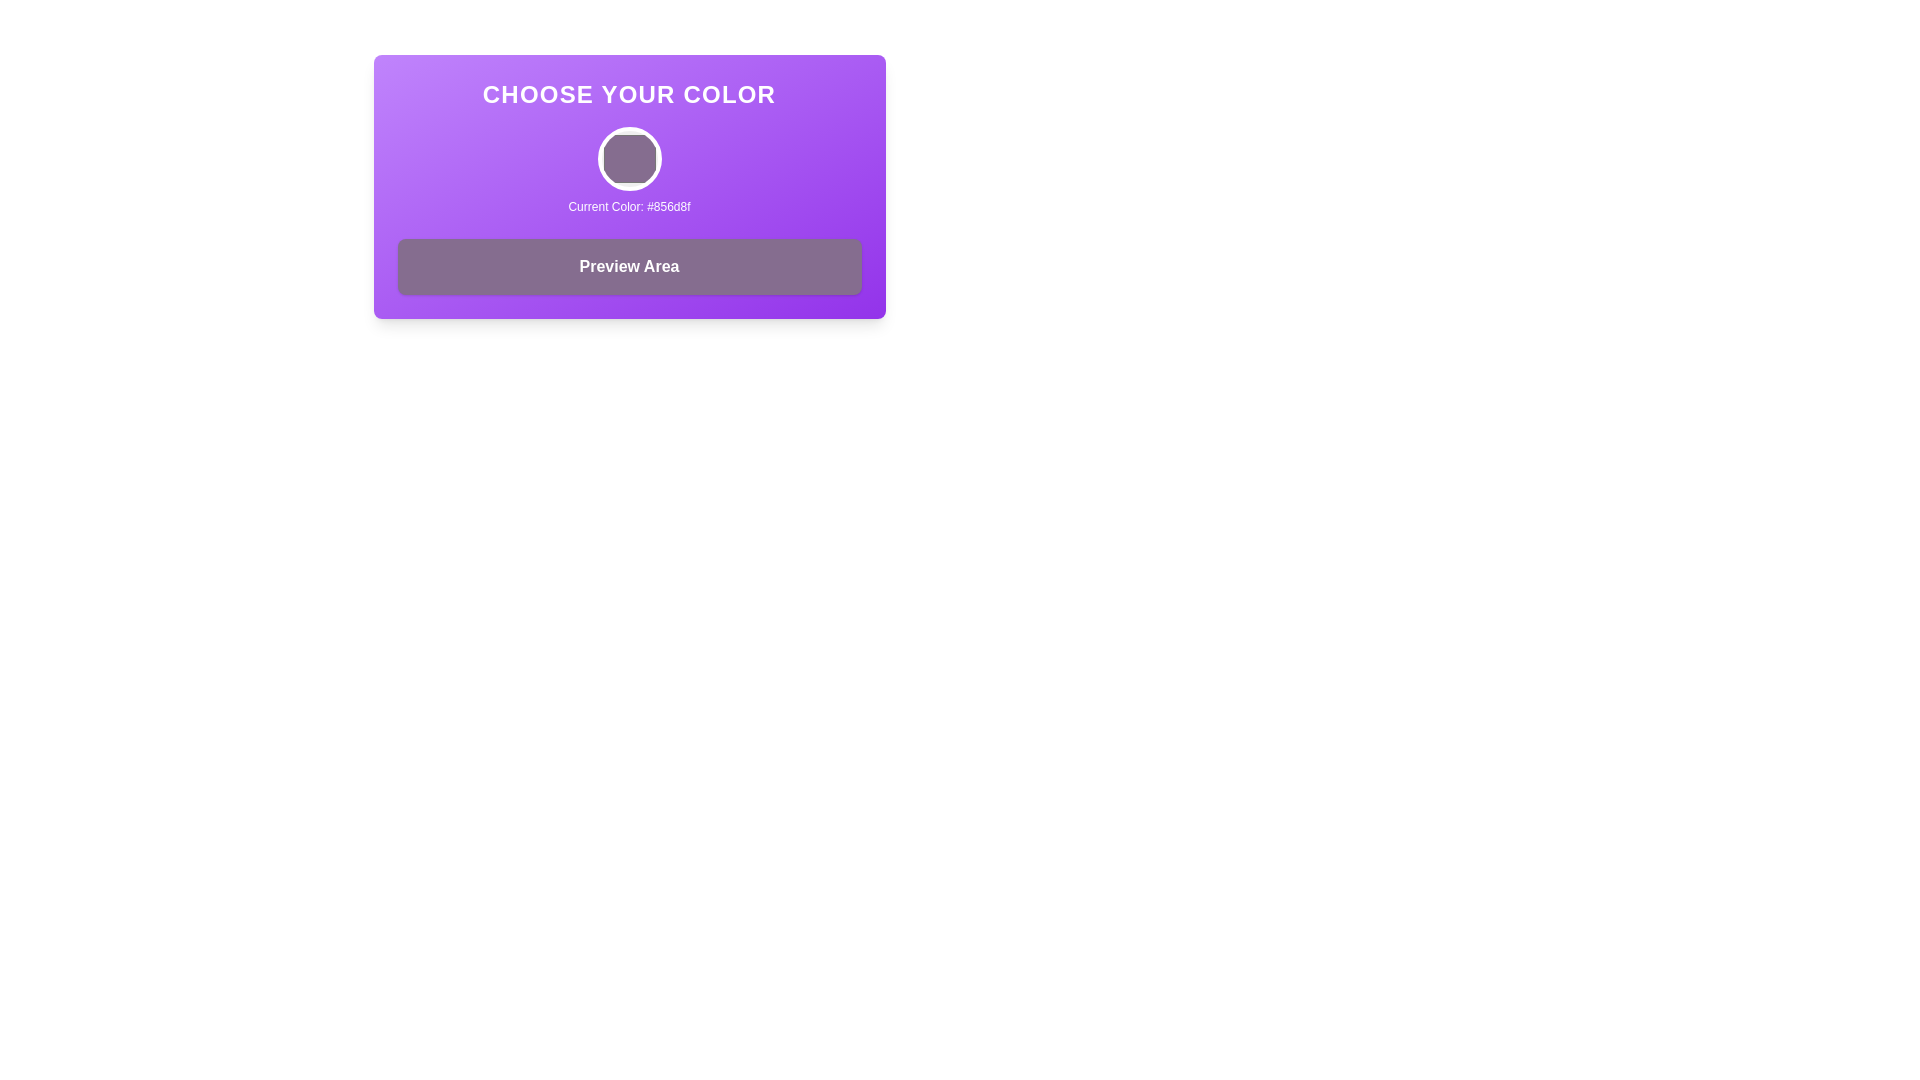 Image resolution: width=1920 pixels, height=1080 pixels. What do you see at coordinates (628, 207) in the screenshot?
I see `the text label displaying 'Current Color: #856d8f' which is located below the circular color preview section in the middle of the purple gradient card interface` at bounding box center [628, 207].